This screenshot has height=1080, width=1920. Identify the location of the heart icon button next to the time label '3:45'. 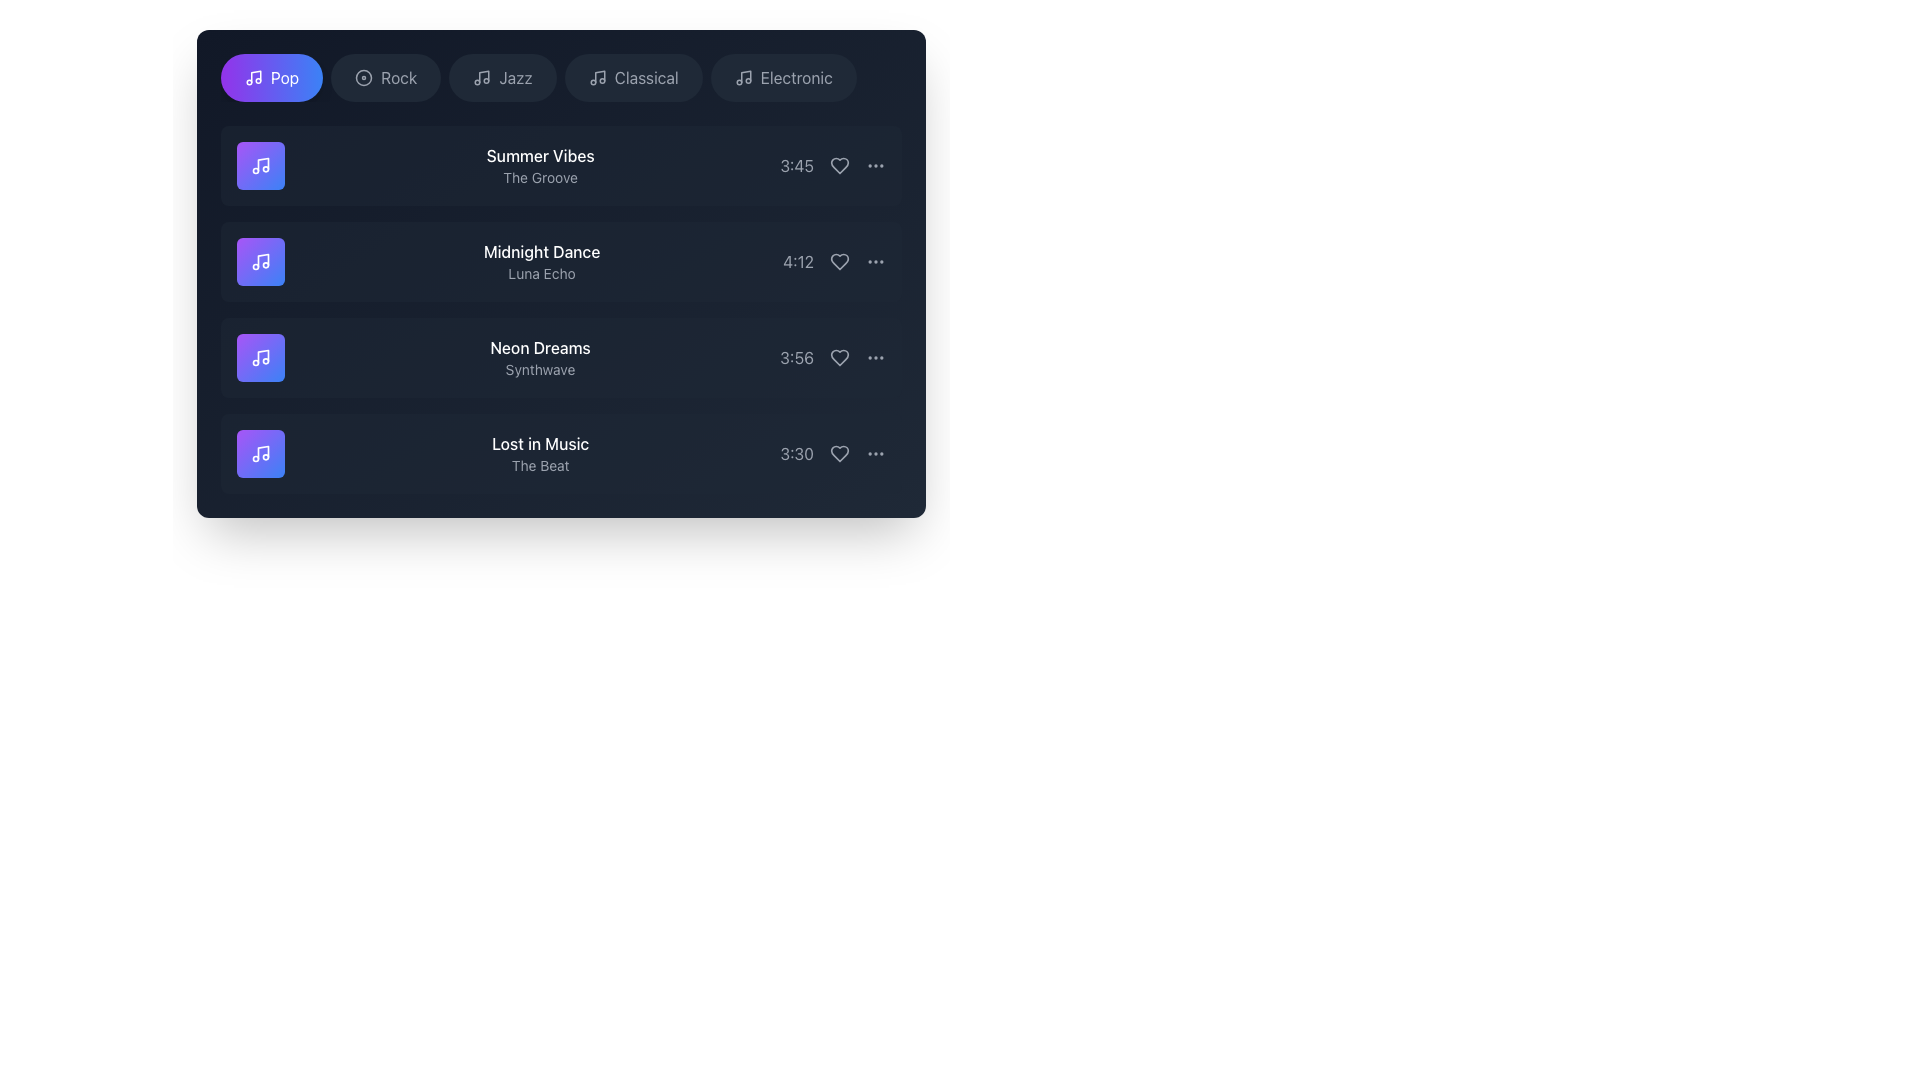
(840, 164).